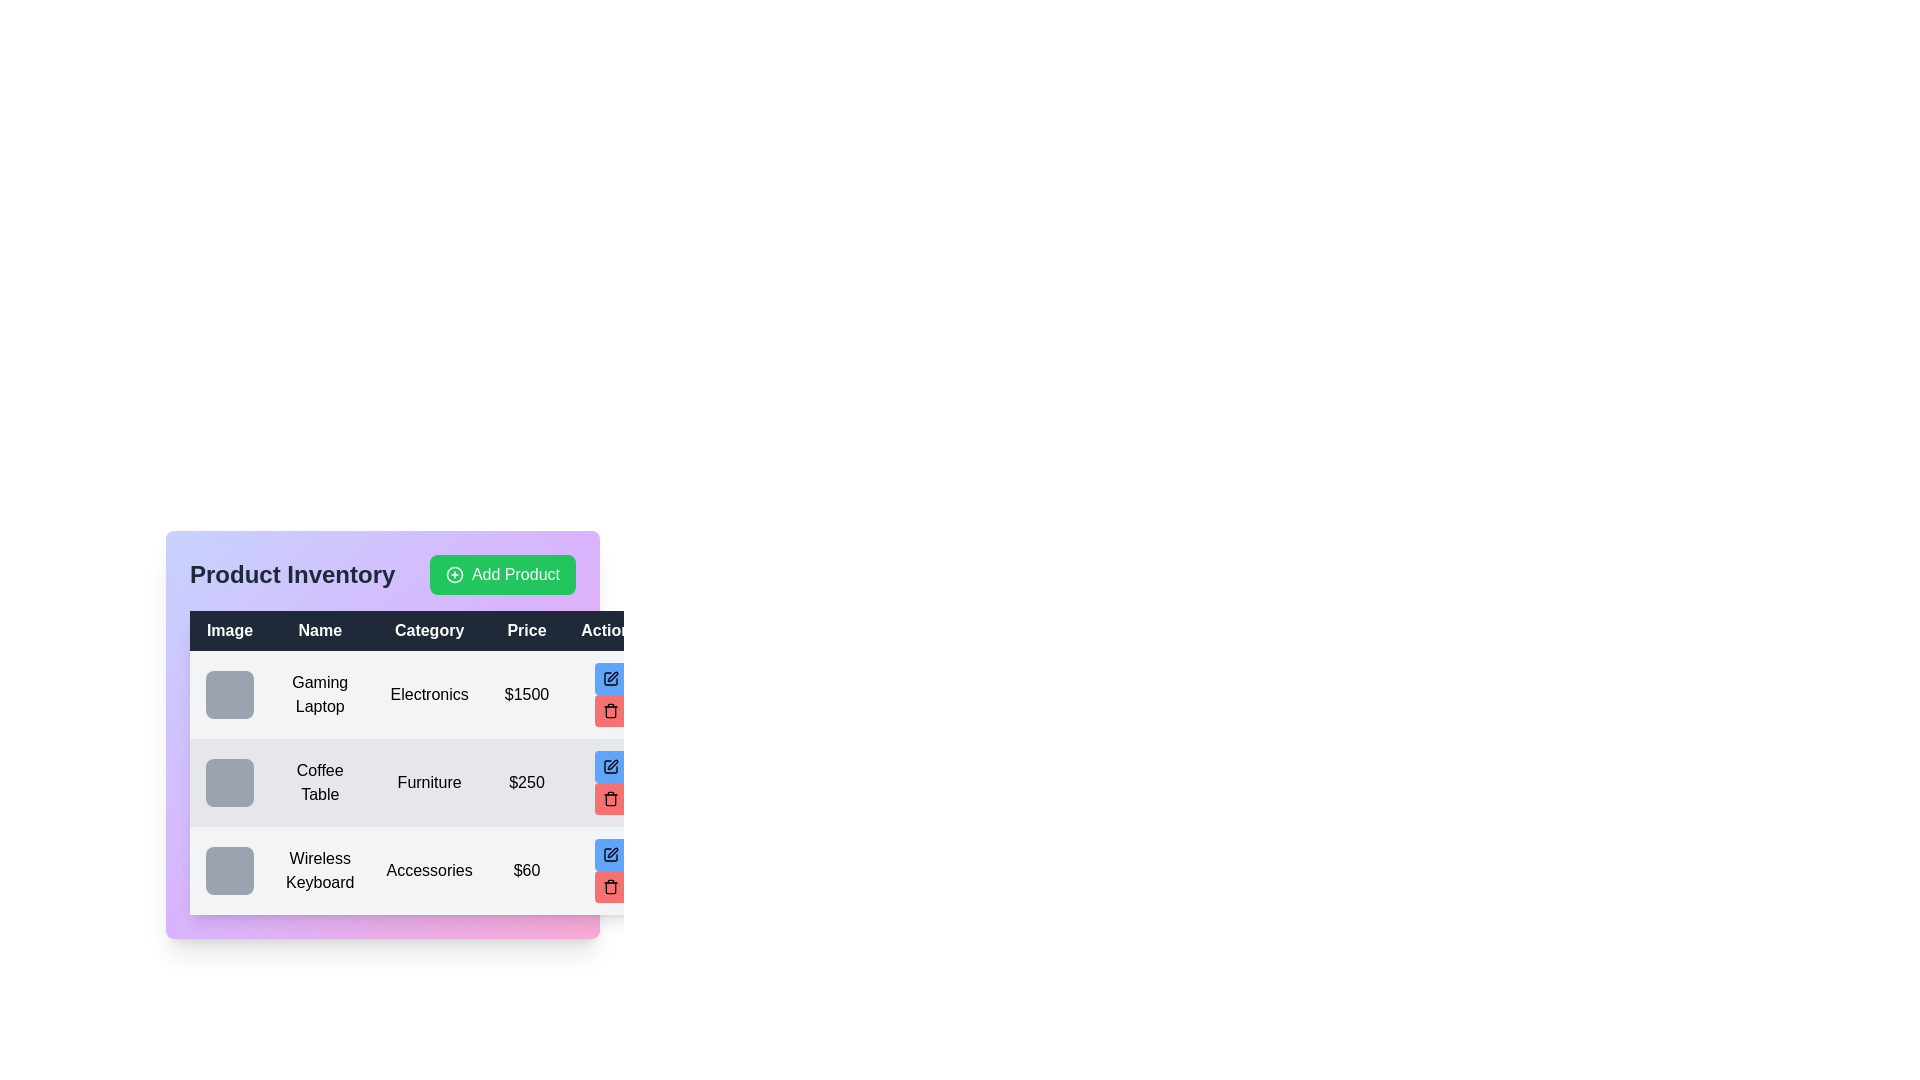 The width and height of the screenshot is (1920, 1080). Describe the element at coordinates (527, 693) in the screenshot. I see `the price display element showing '$1500' for the 'Gaming Laptop' product in the 'Price' column of the table` at that location.